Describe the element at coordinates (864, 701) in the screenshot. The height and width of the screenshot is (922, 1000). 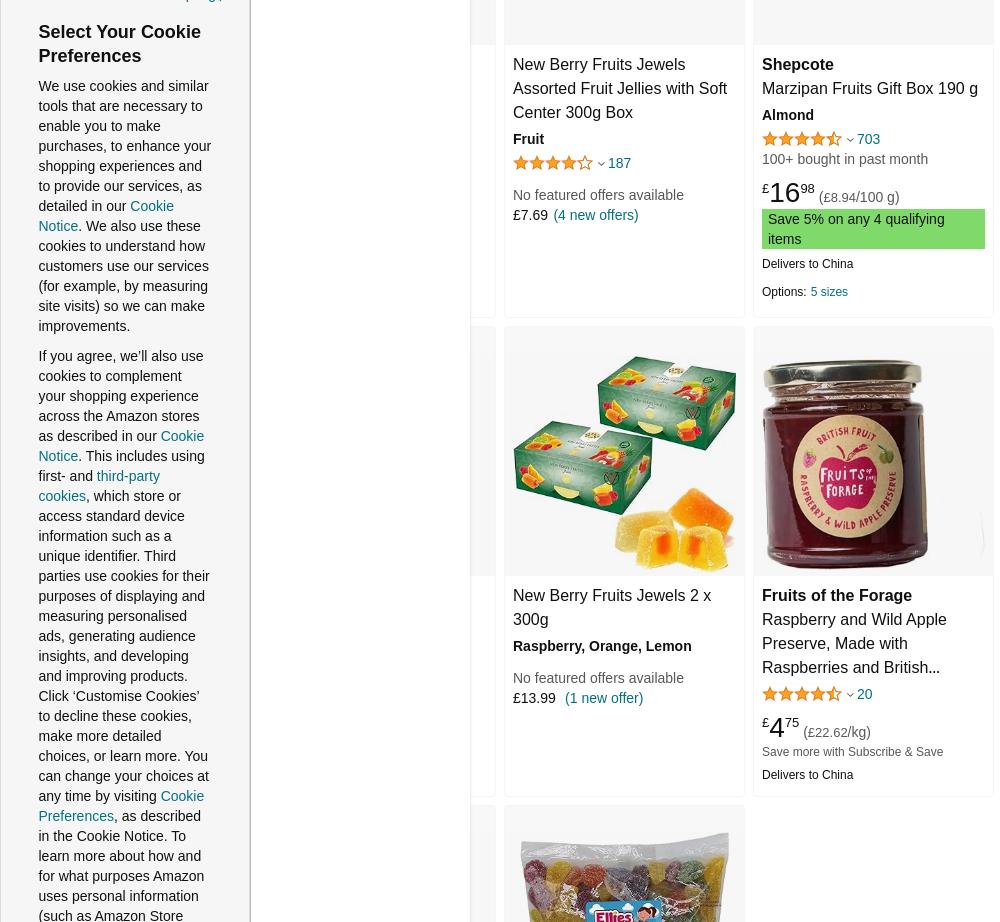
I see `'Raspberry and Wild Apple Preserve, Made with Raspberries and British Apples. Great for Summer Scones and Sponge Cakes, Sustainably Sourced & 100% Recyclable Packaging, 210g jar'` at that location.